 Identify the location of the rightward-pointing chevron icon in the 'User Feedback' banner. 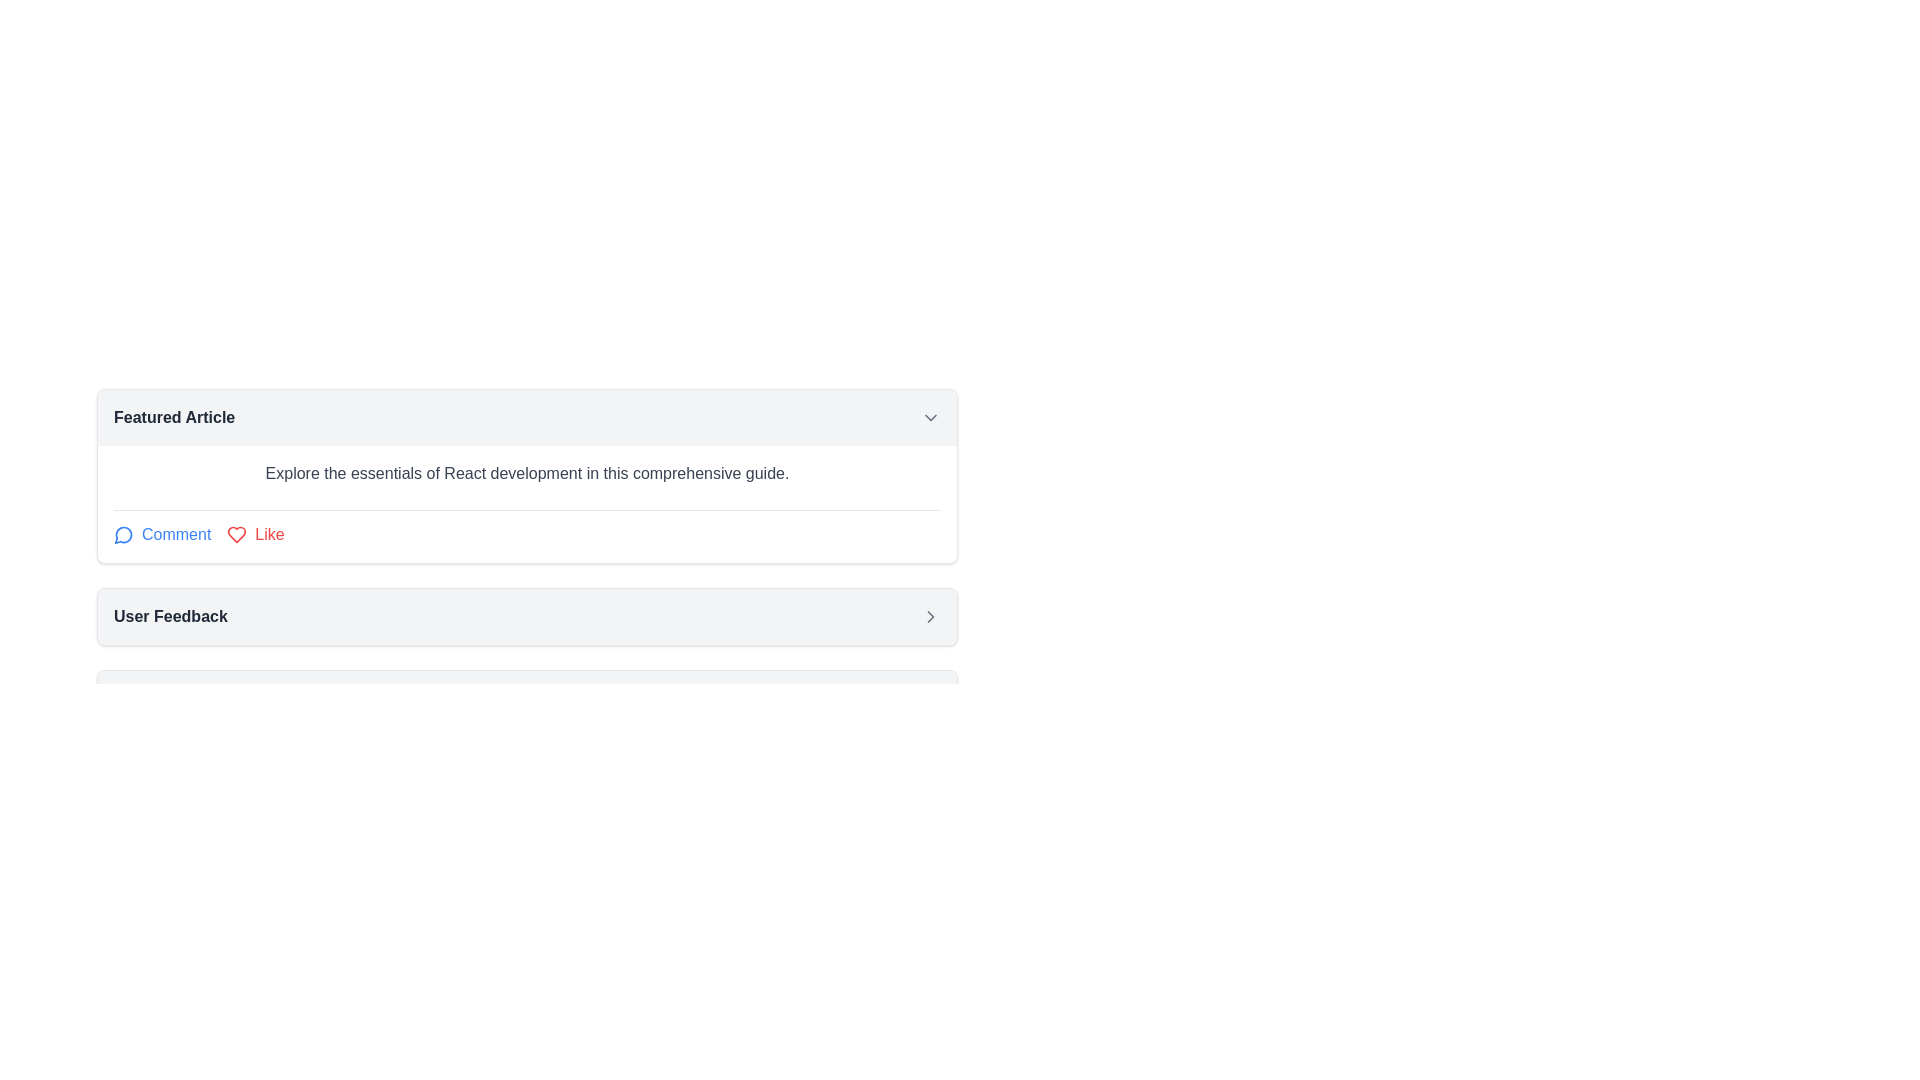
(930, 616).